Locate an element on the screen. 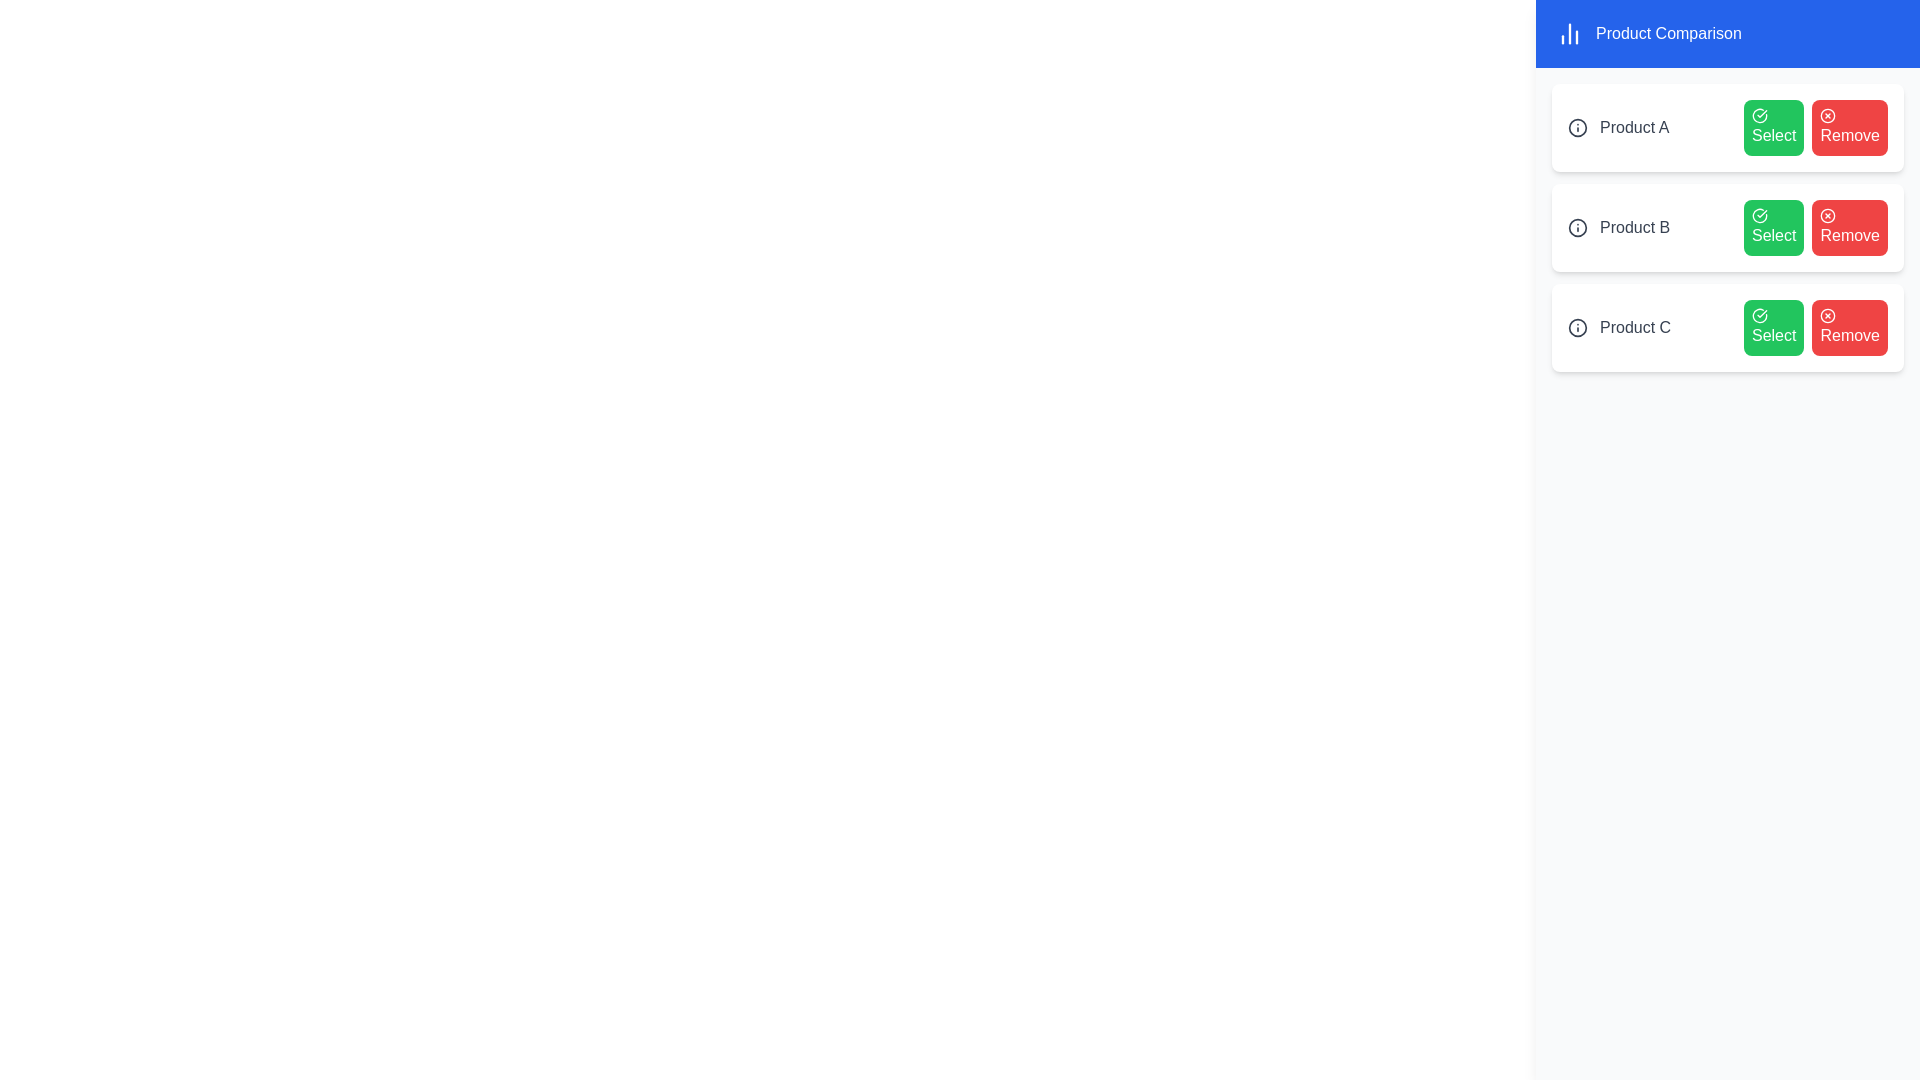 The image size is (1920, 1080). the 'Select' button for Product B is located at coordinates (1774, 226).